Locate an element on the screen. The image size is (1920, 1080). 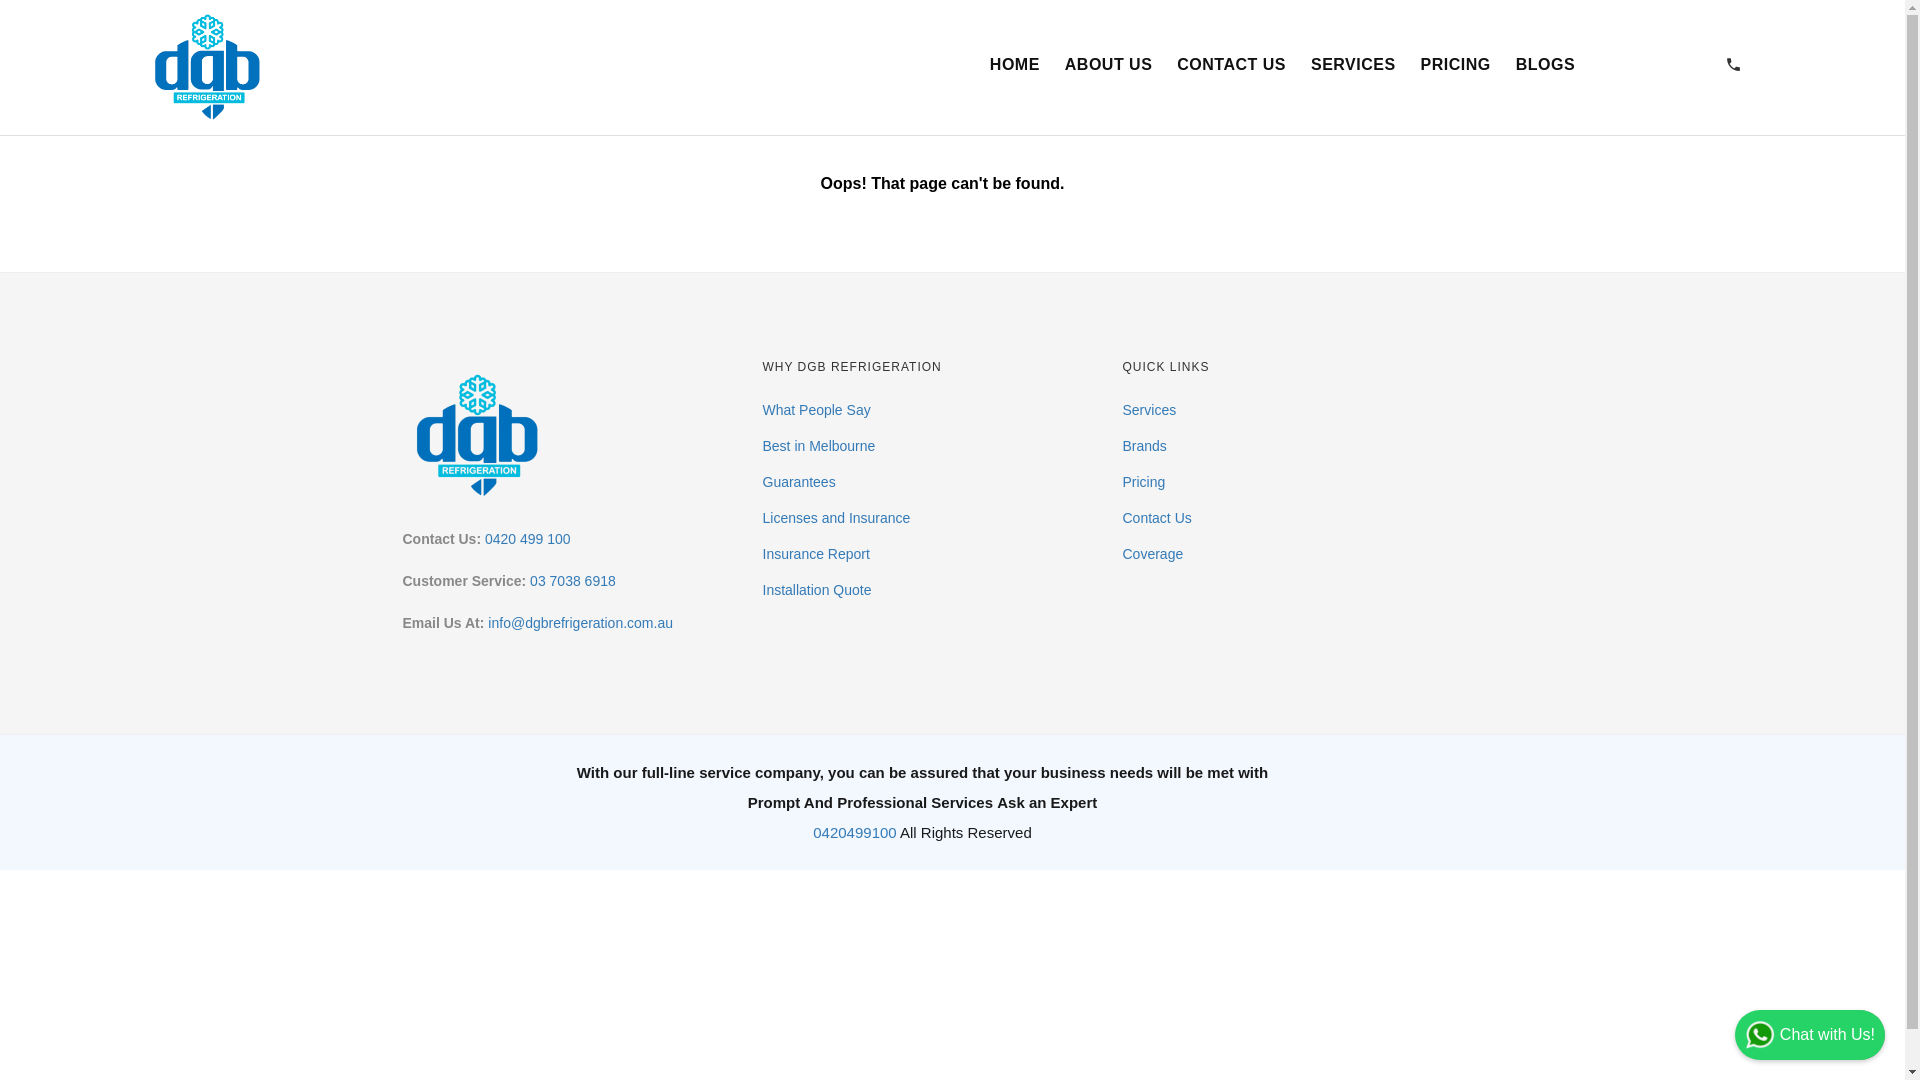
'What People Say' is located at coordinates (816, 408).